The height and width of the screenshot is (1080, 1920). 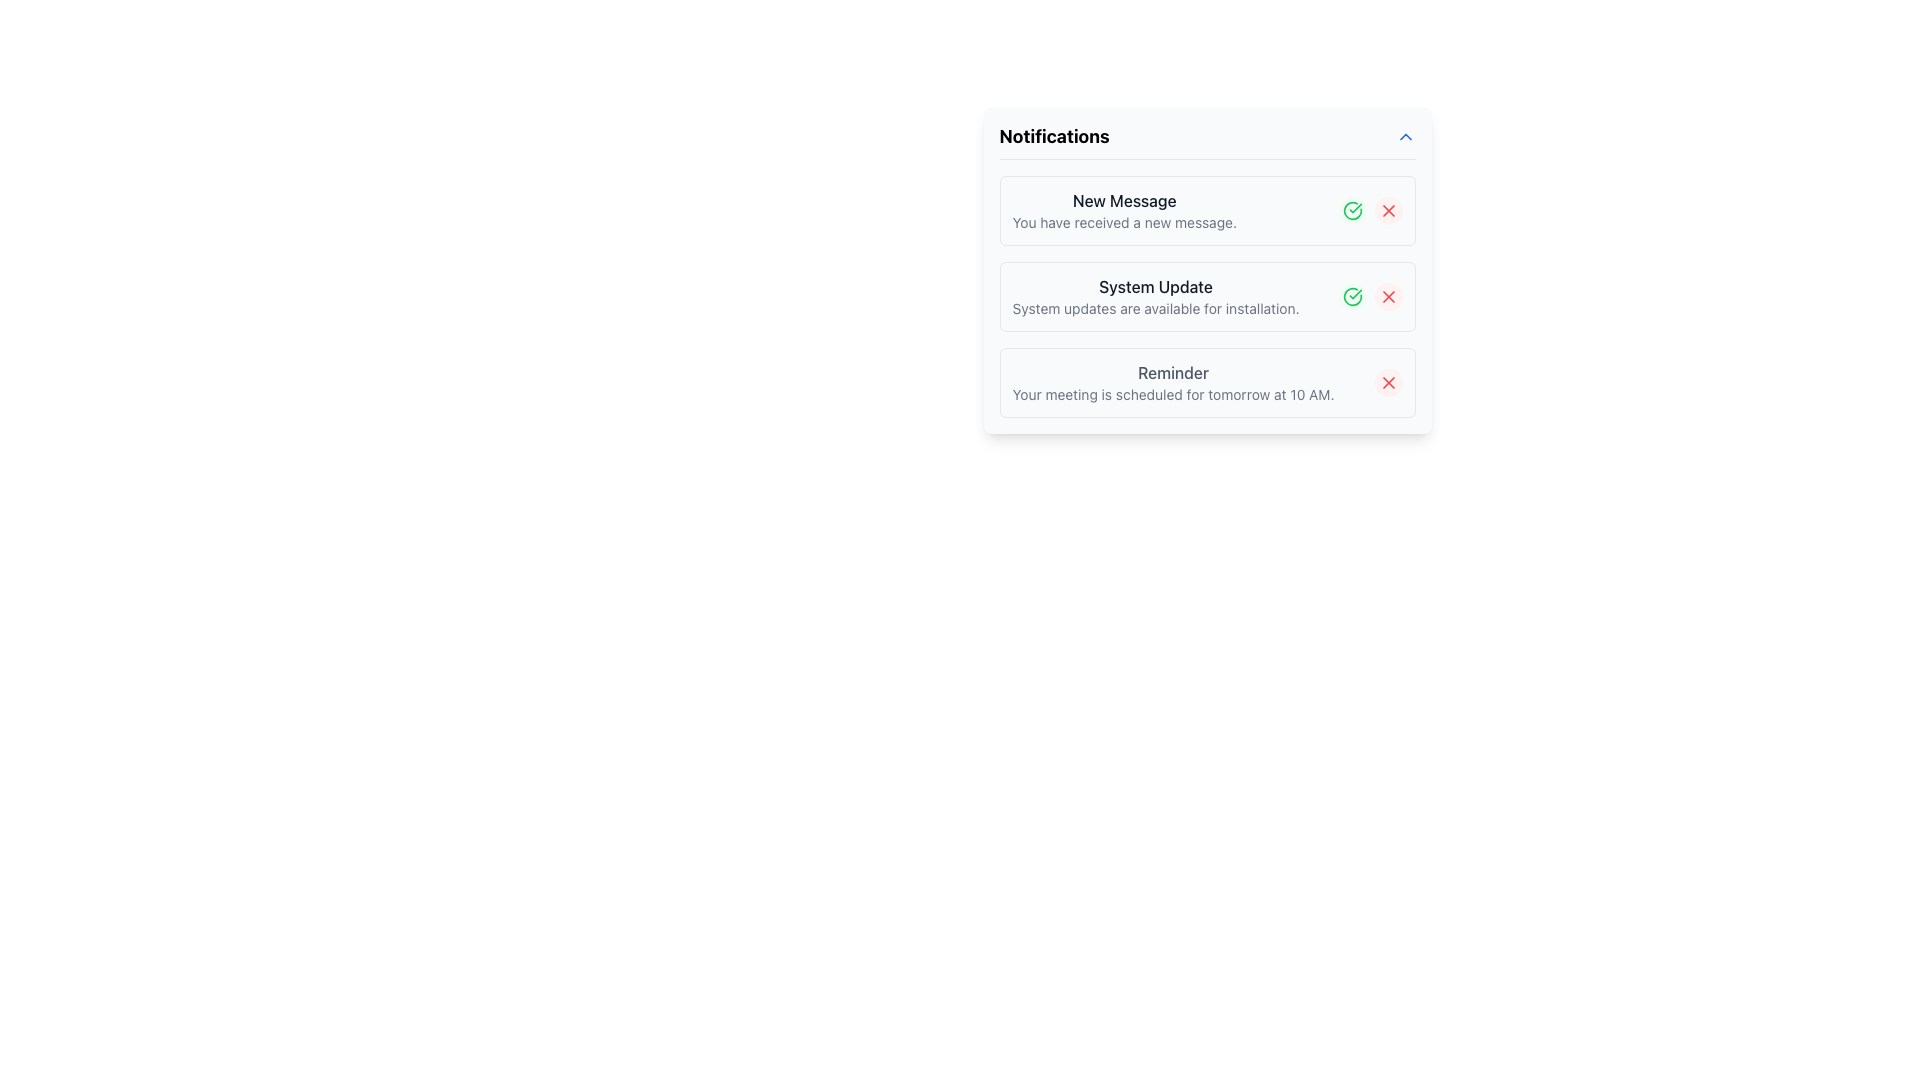 I want to click on the 'System Update' text label in the second notification card, which summarizes the content of the notification and is positioned above the text 'System updates are available for installation.', so click(x=1156, y=286).